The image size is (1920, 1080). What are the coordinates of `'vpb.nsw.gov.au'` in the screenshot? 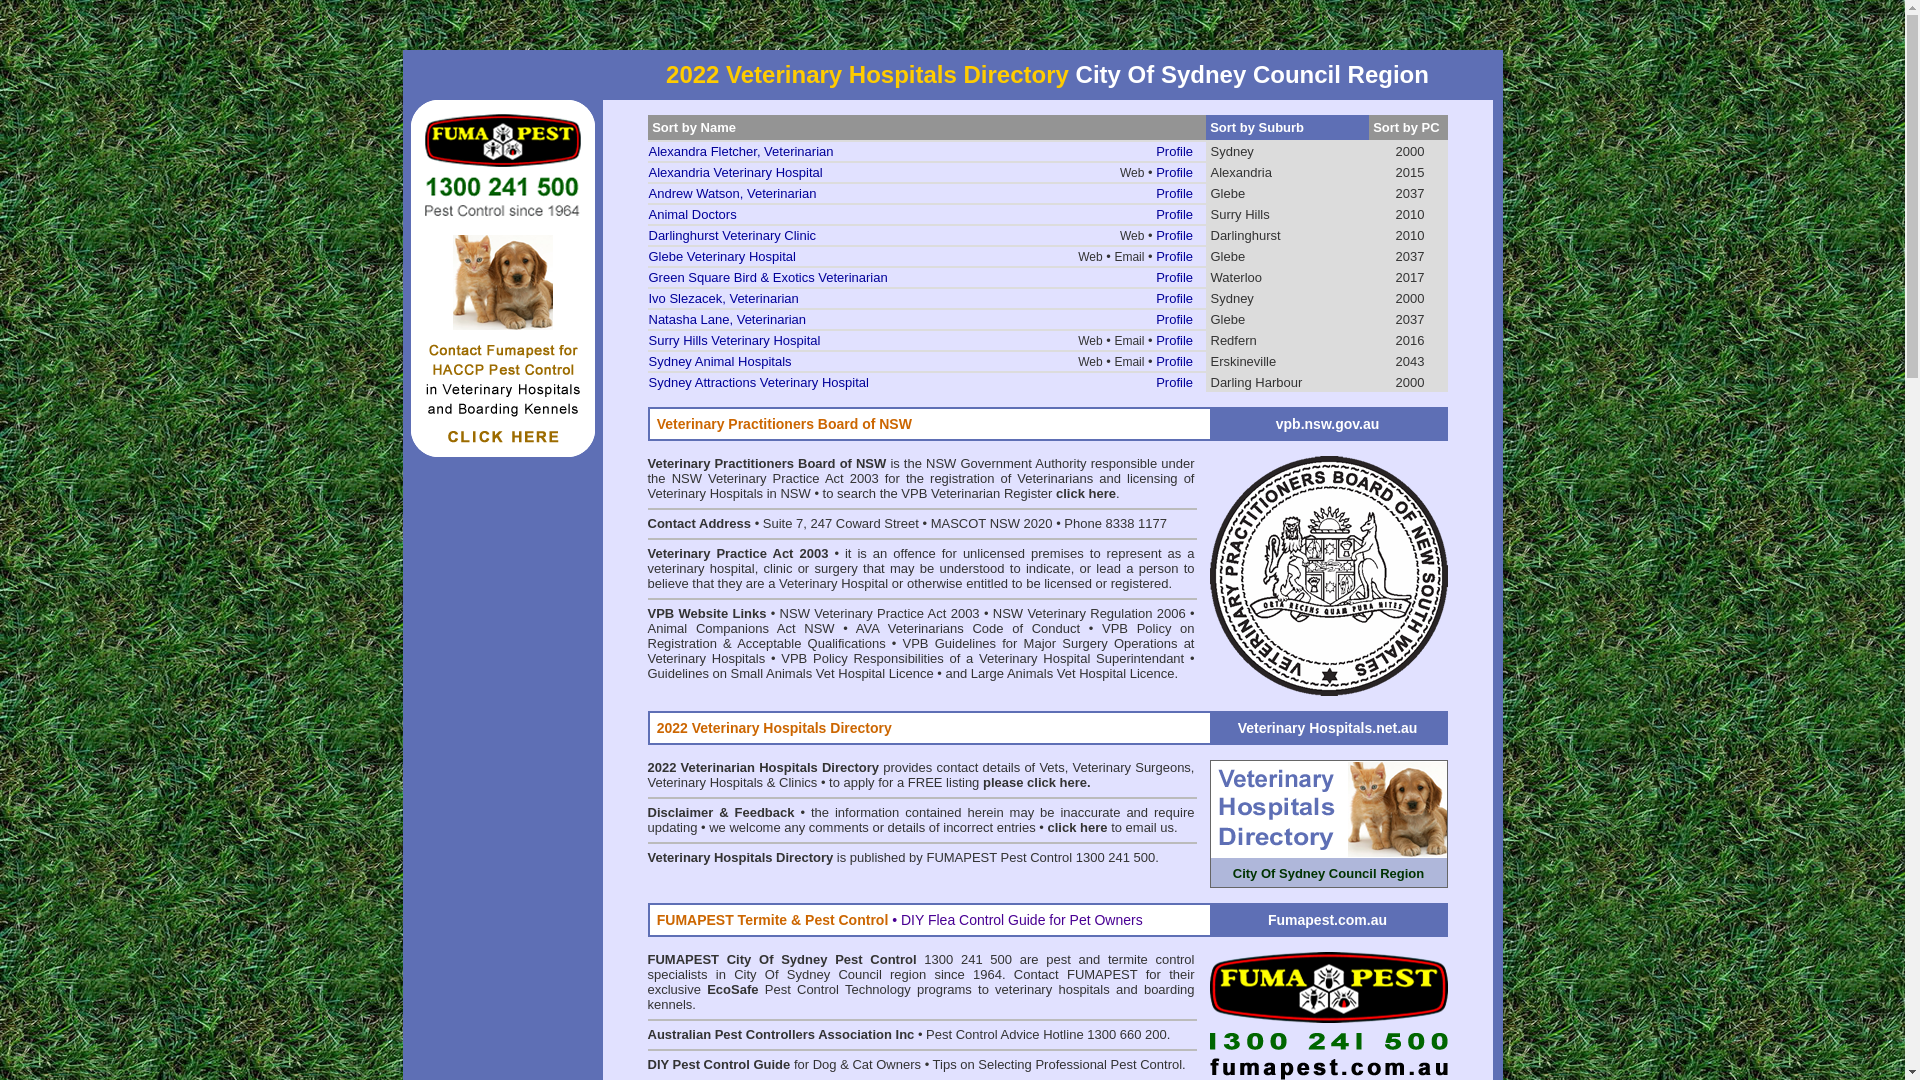 It's located at (1275, 423).